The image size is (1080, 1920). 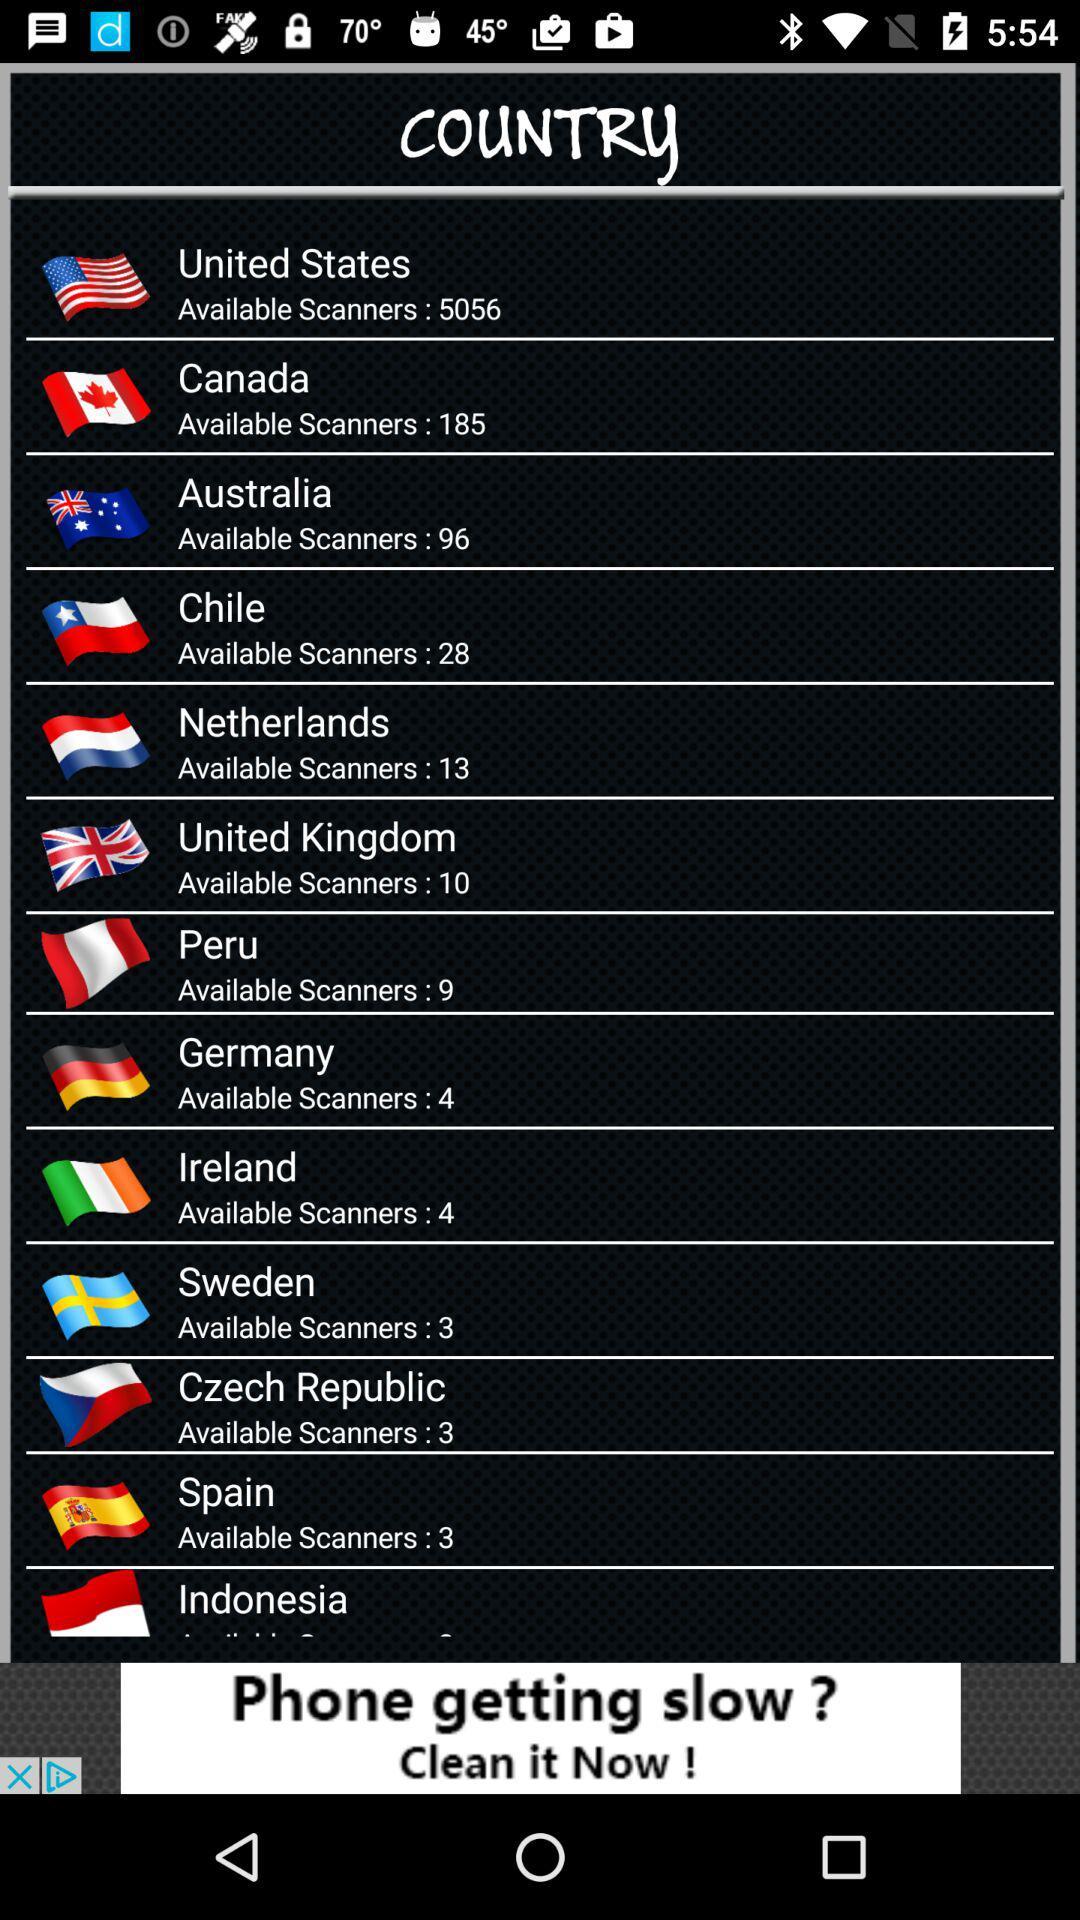 What do you see at coordinates (540, 1727) in the screenshot?
I see `adverts` at bounding box center [540, 1727].